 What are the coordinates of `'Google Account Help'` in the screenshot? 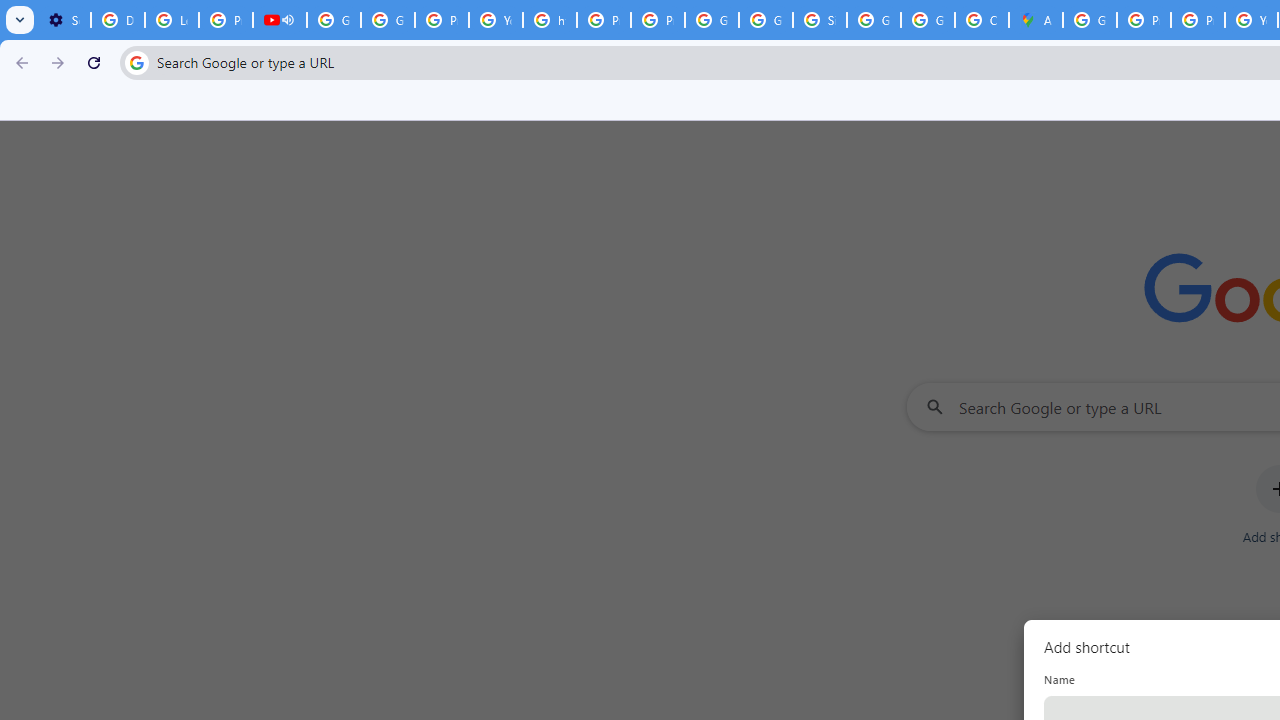 It's located at (387, 20).